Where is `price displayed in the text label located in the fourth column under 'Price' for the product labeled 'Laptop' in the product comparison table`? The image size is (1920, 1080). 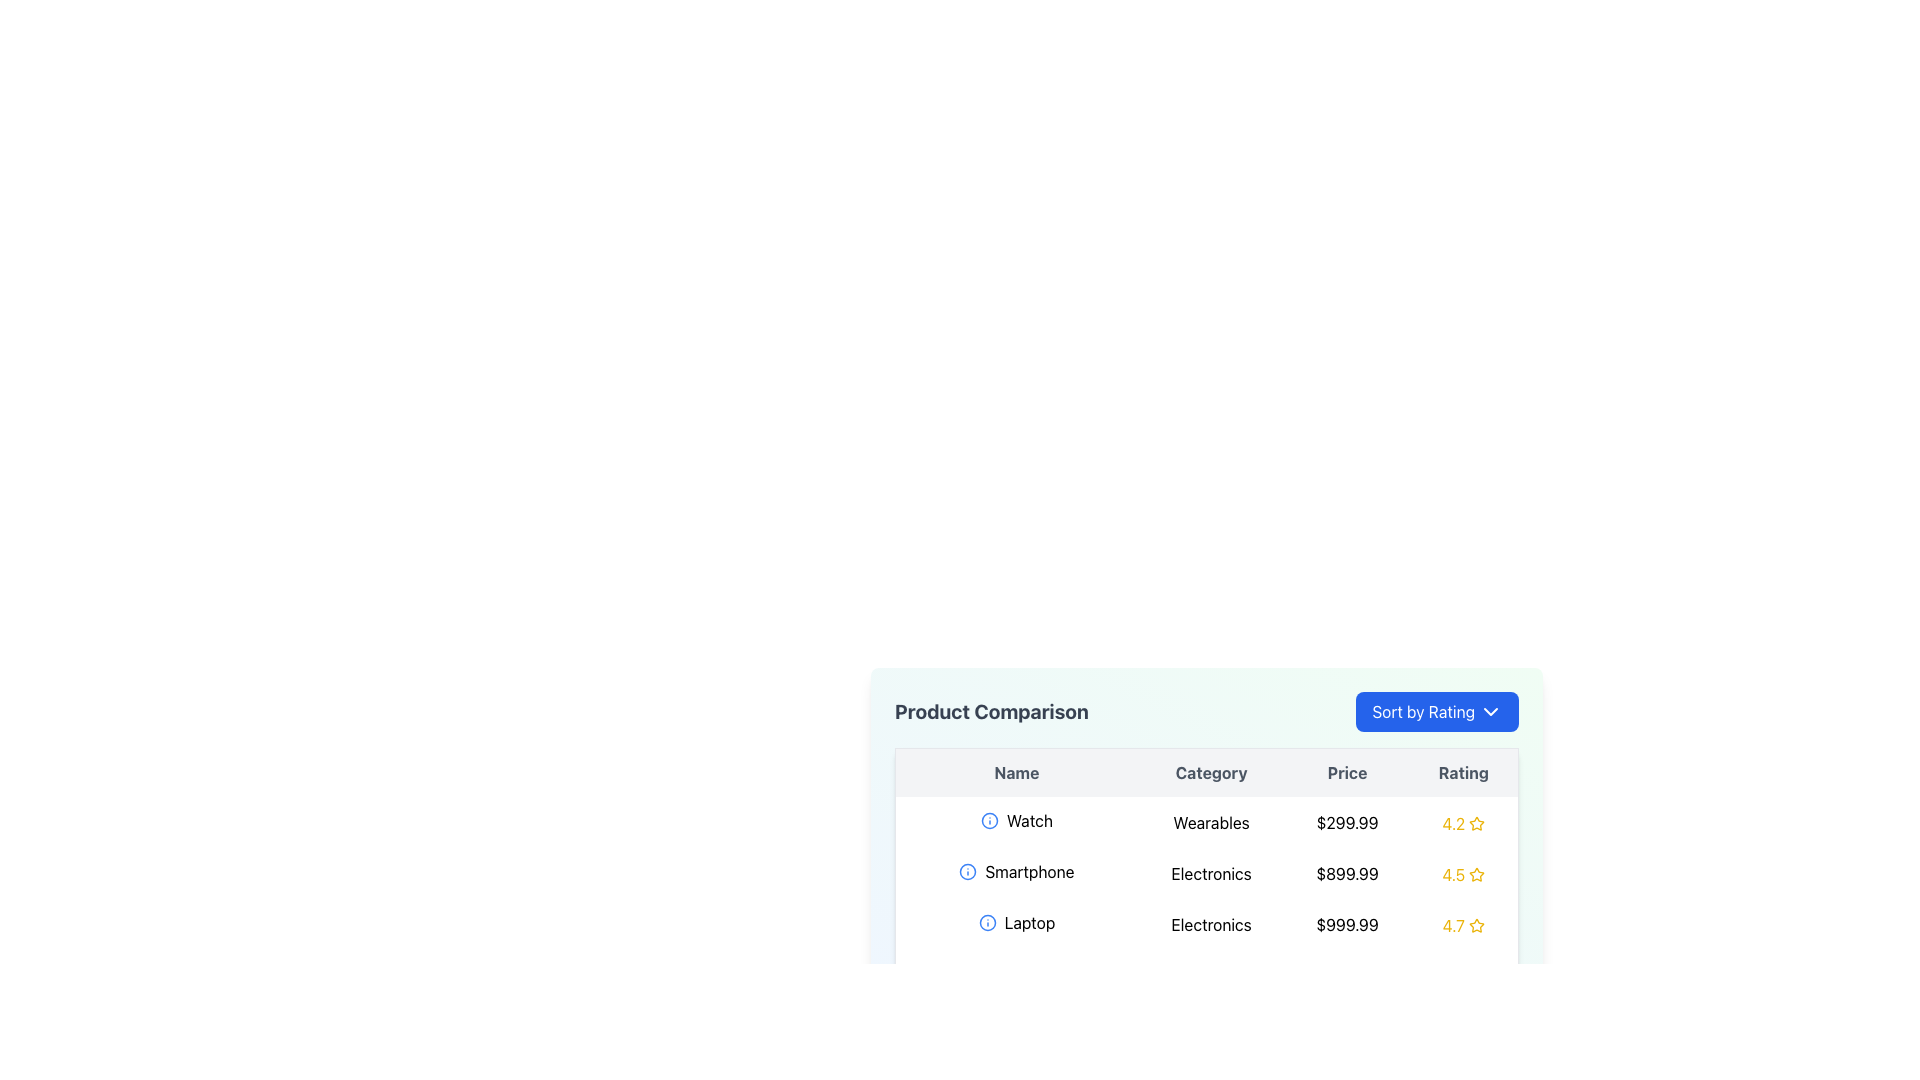 price displayed in the text label located in the fourth column under 'Price' for the product labeled 'Laptop' in the product comparison table is located at coordinates (1347, 924).